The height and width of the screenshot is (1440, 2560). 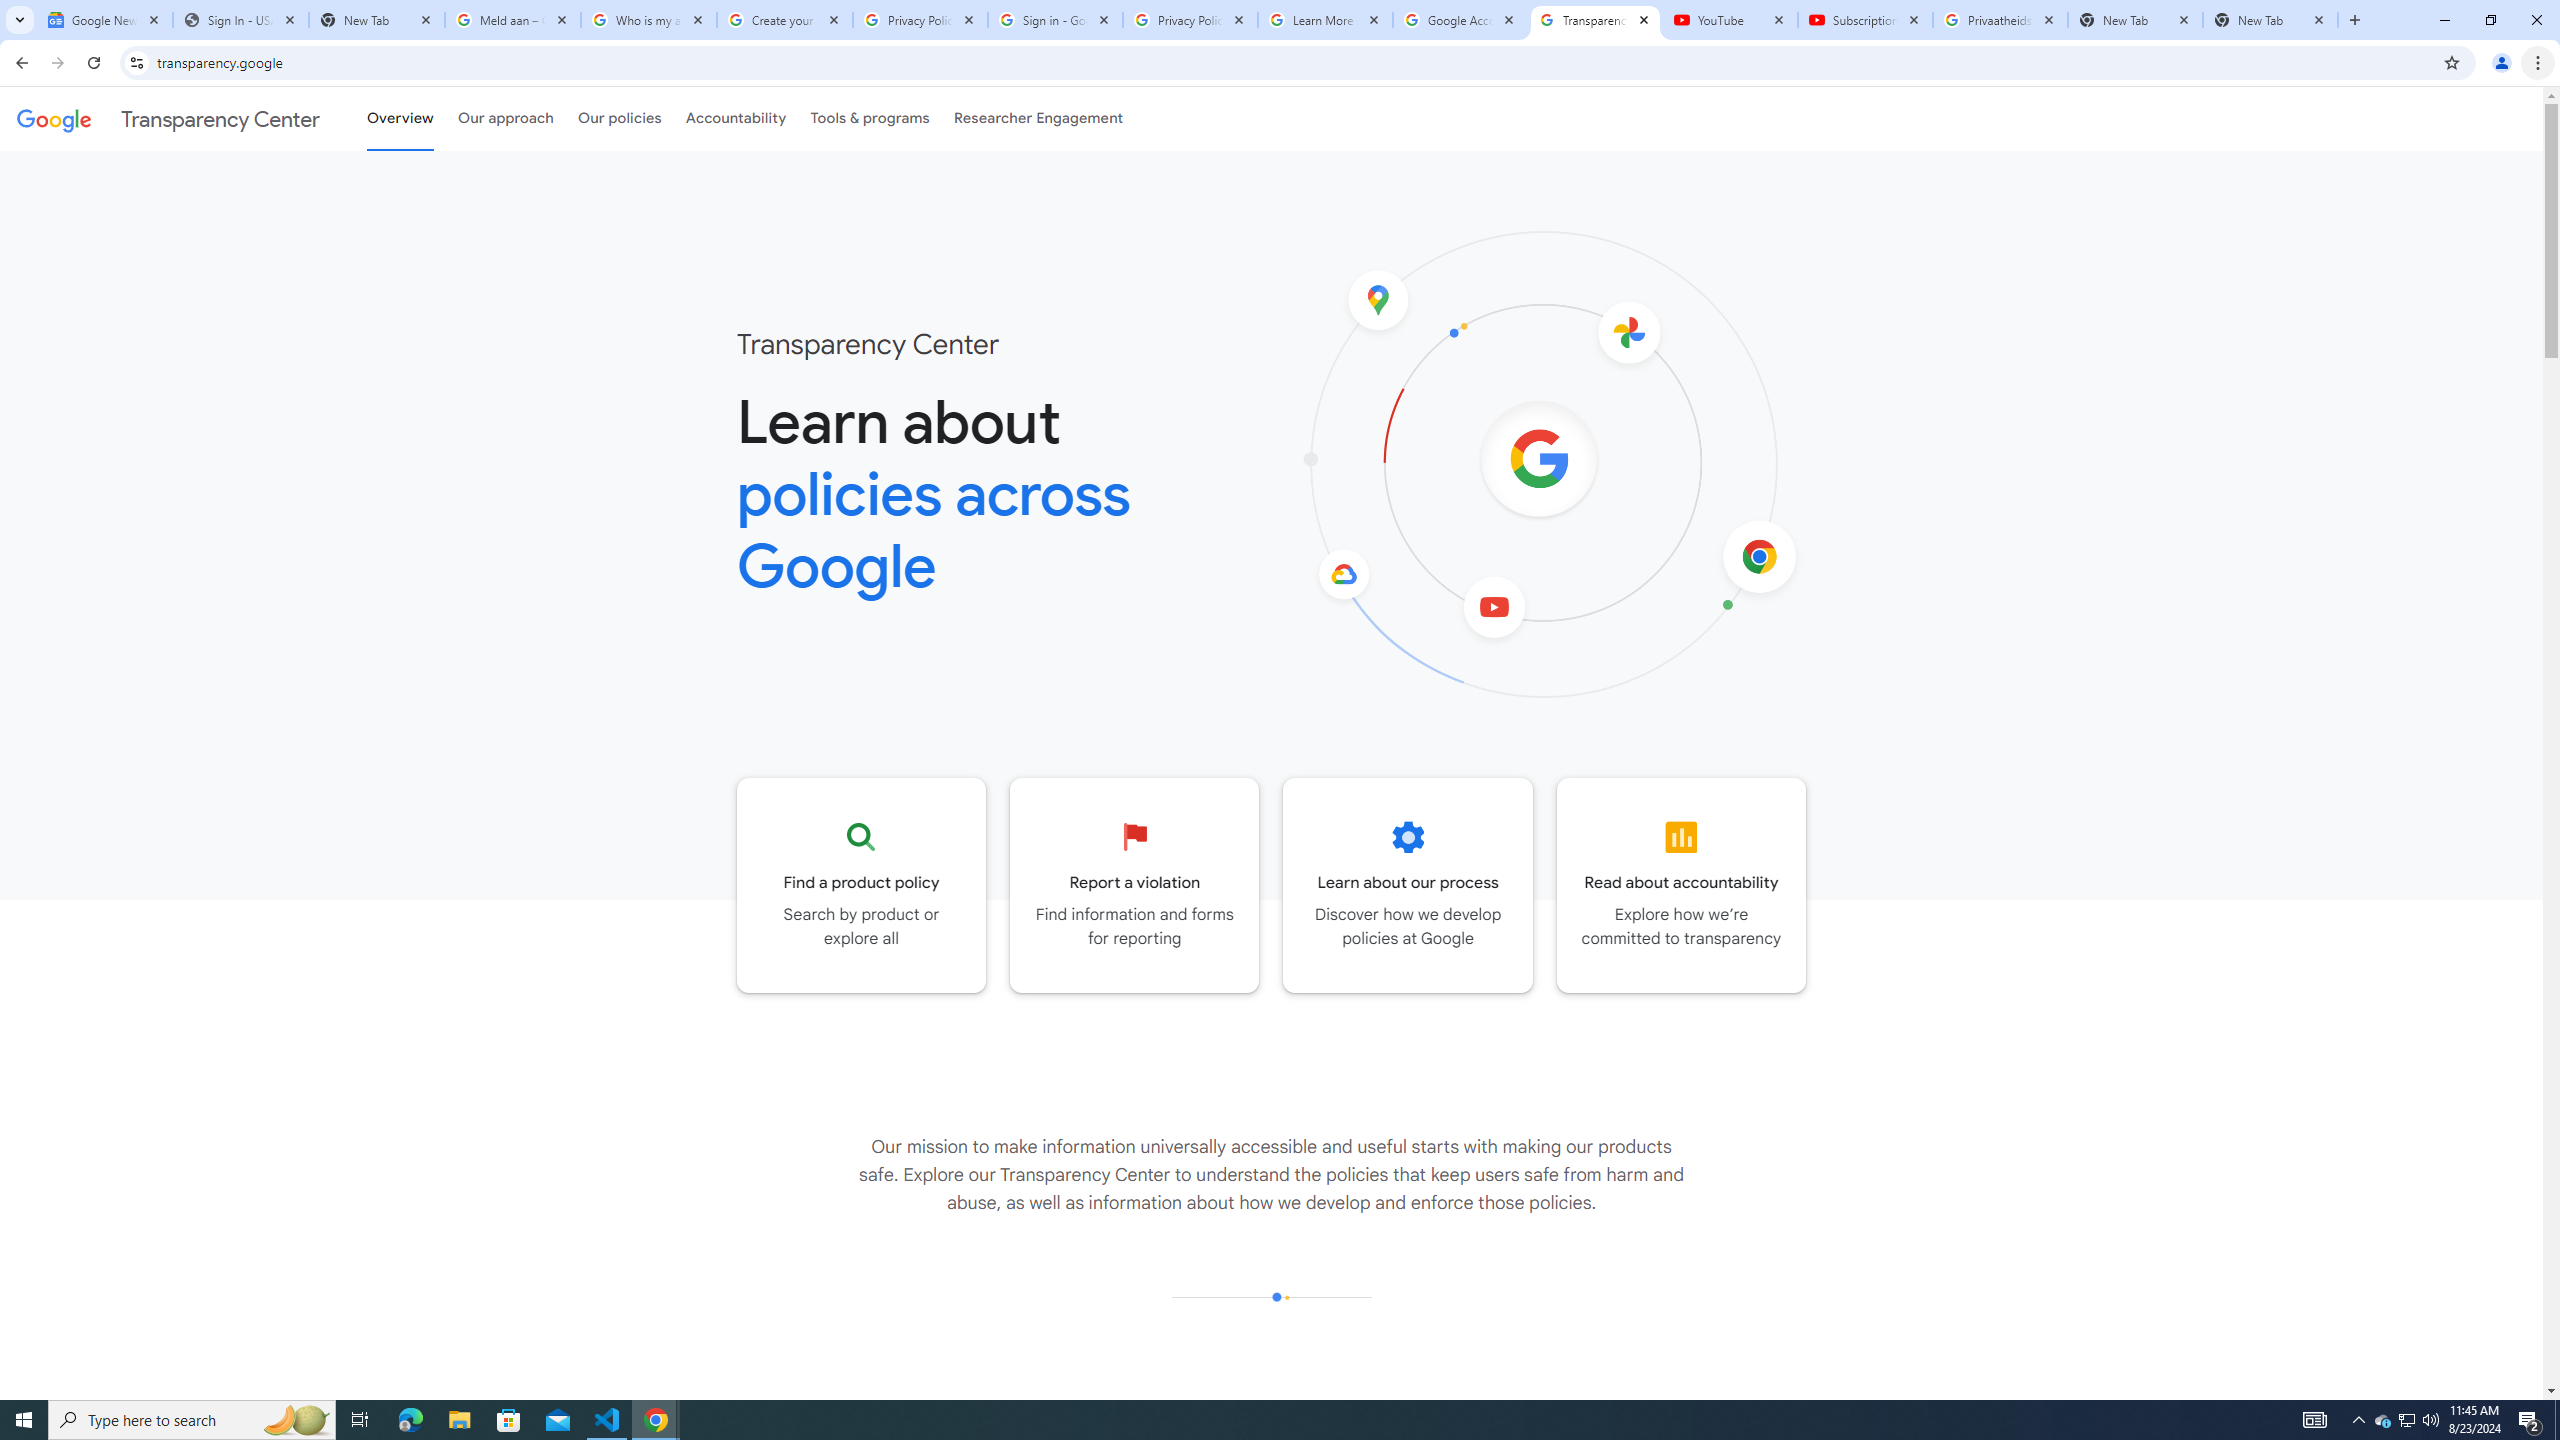 What do you see at coordinates (861, 884) in the screenshot?
I see `'Go to the Product policy page'` at bounding box center [861, 884].